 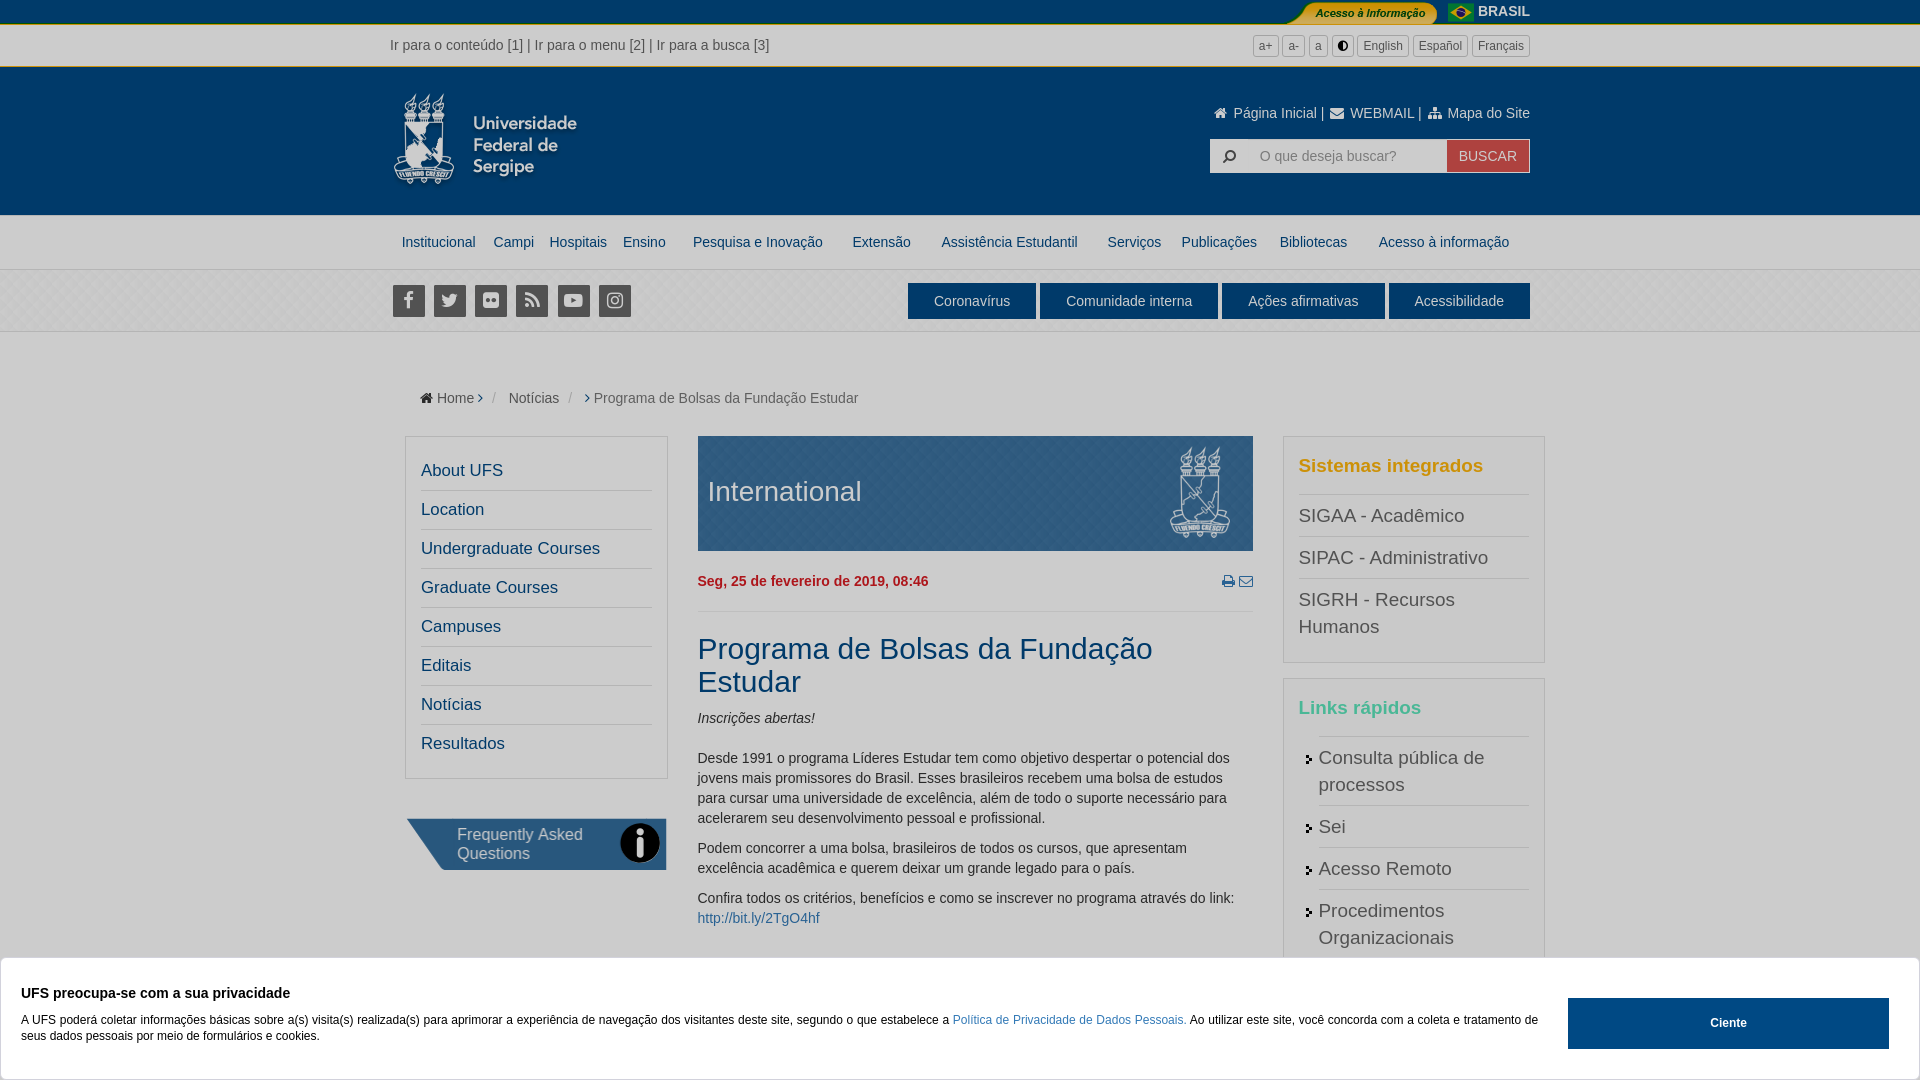 What do you see at coordinates (489, 586) in the screenshot?
I see `'Graduate Courses'` at bounding box center [489, 586].